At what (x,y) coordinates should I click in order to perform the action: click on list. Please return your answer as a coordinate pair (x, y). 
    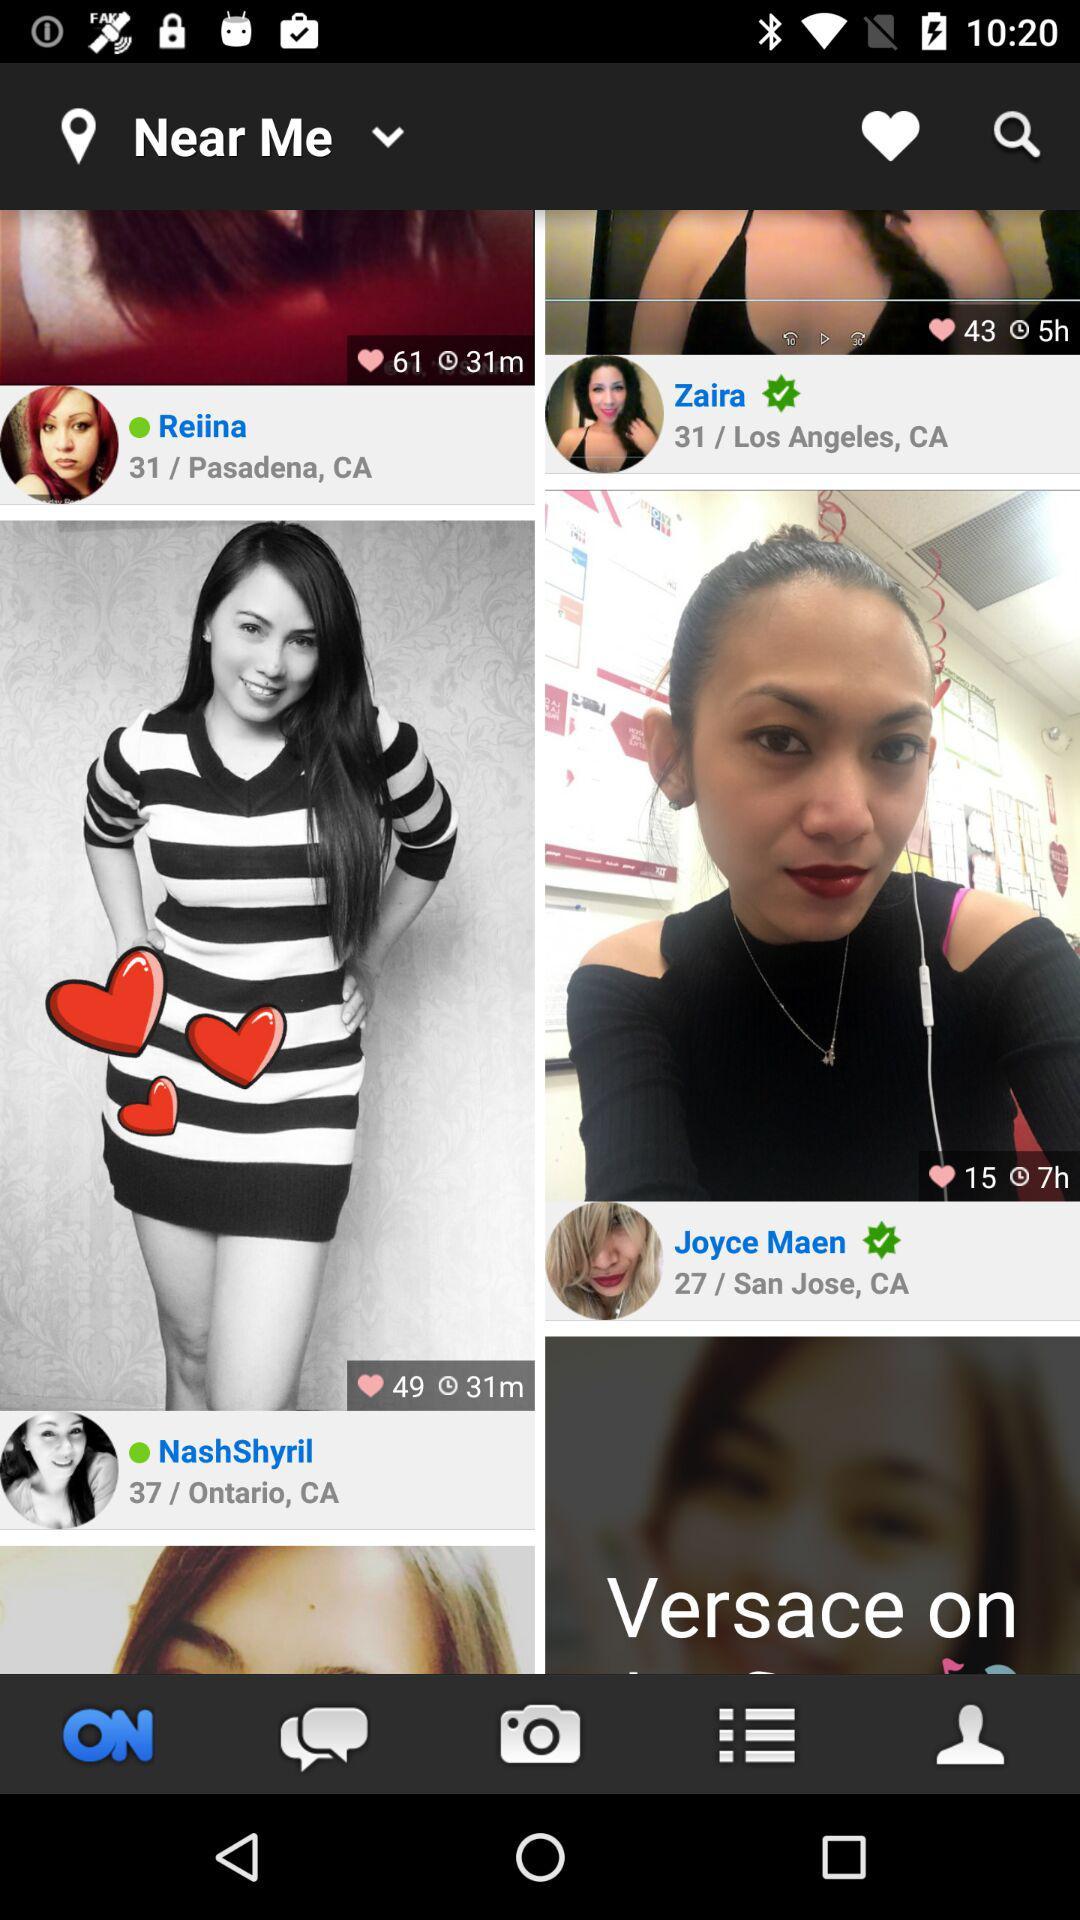
    Looking at the image, I should click on (756, 1733).